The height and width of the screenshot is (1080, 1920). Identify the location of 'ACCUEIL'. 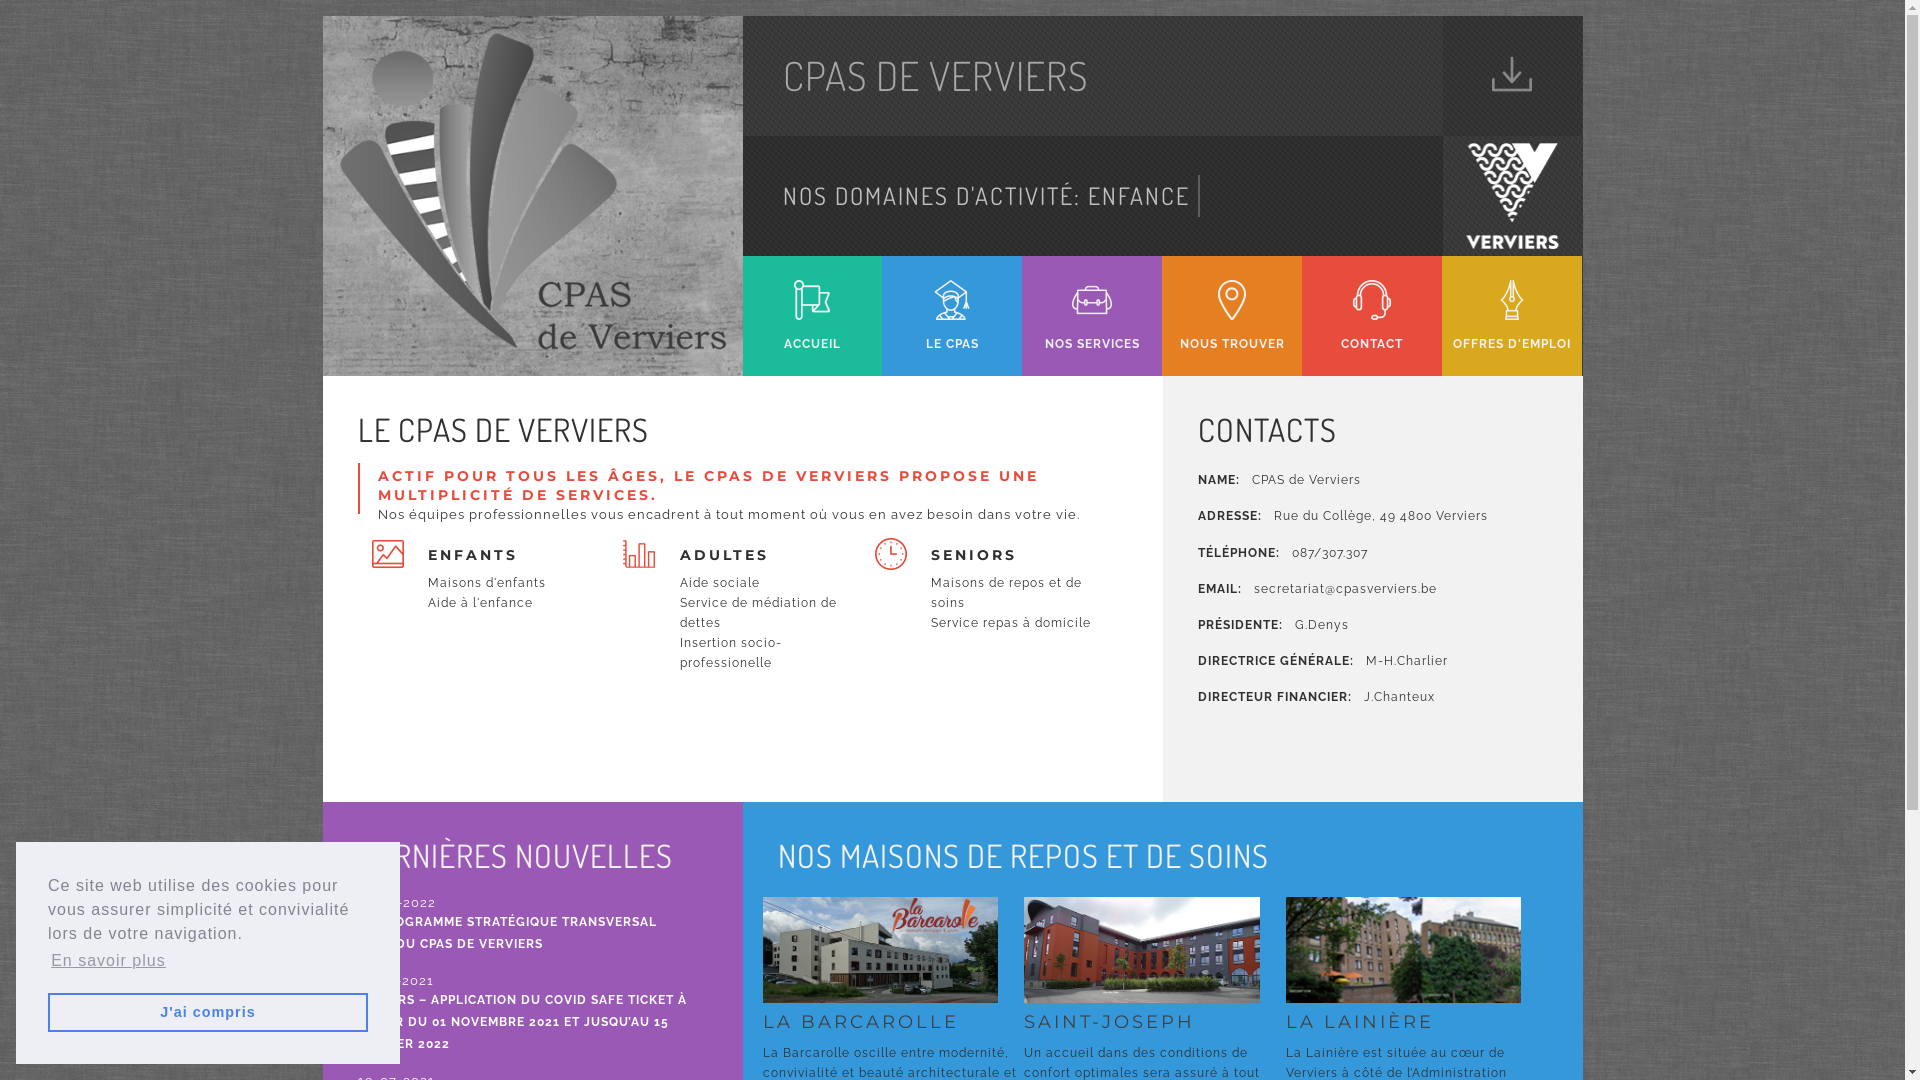
(811, 304).